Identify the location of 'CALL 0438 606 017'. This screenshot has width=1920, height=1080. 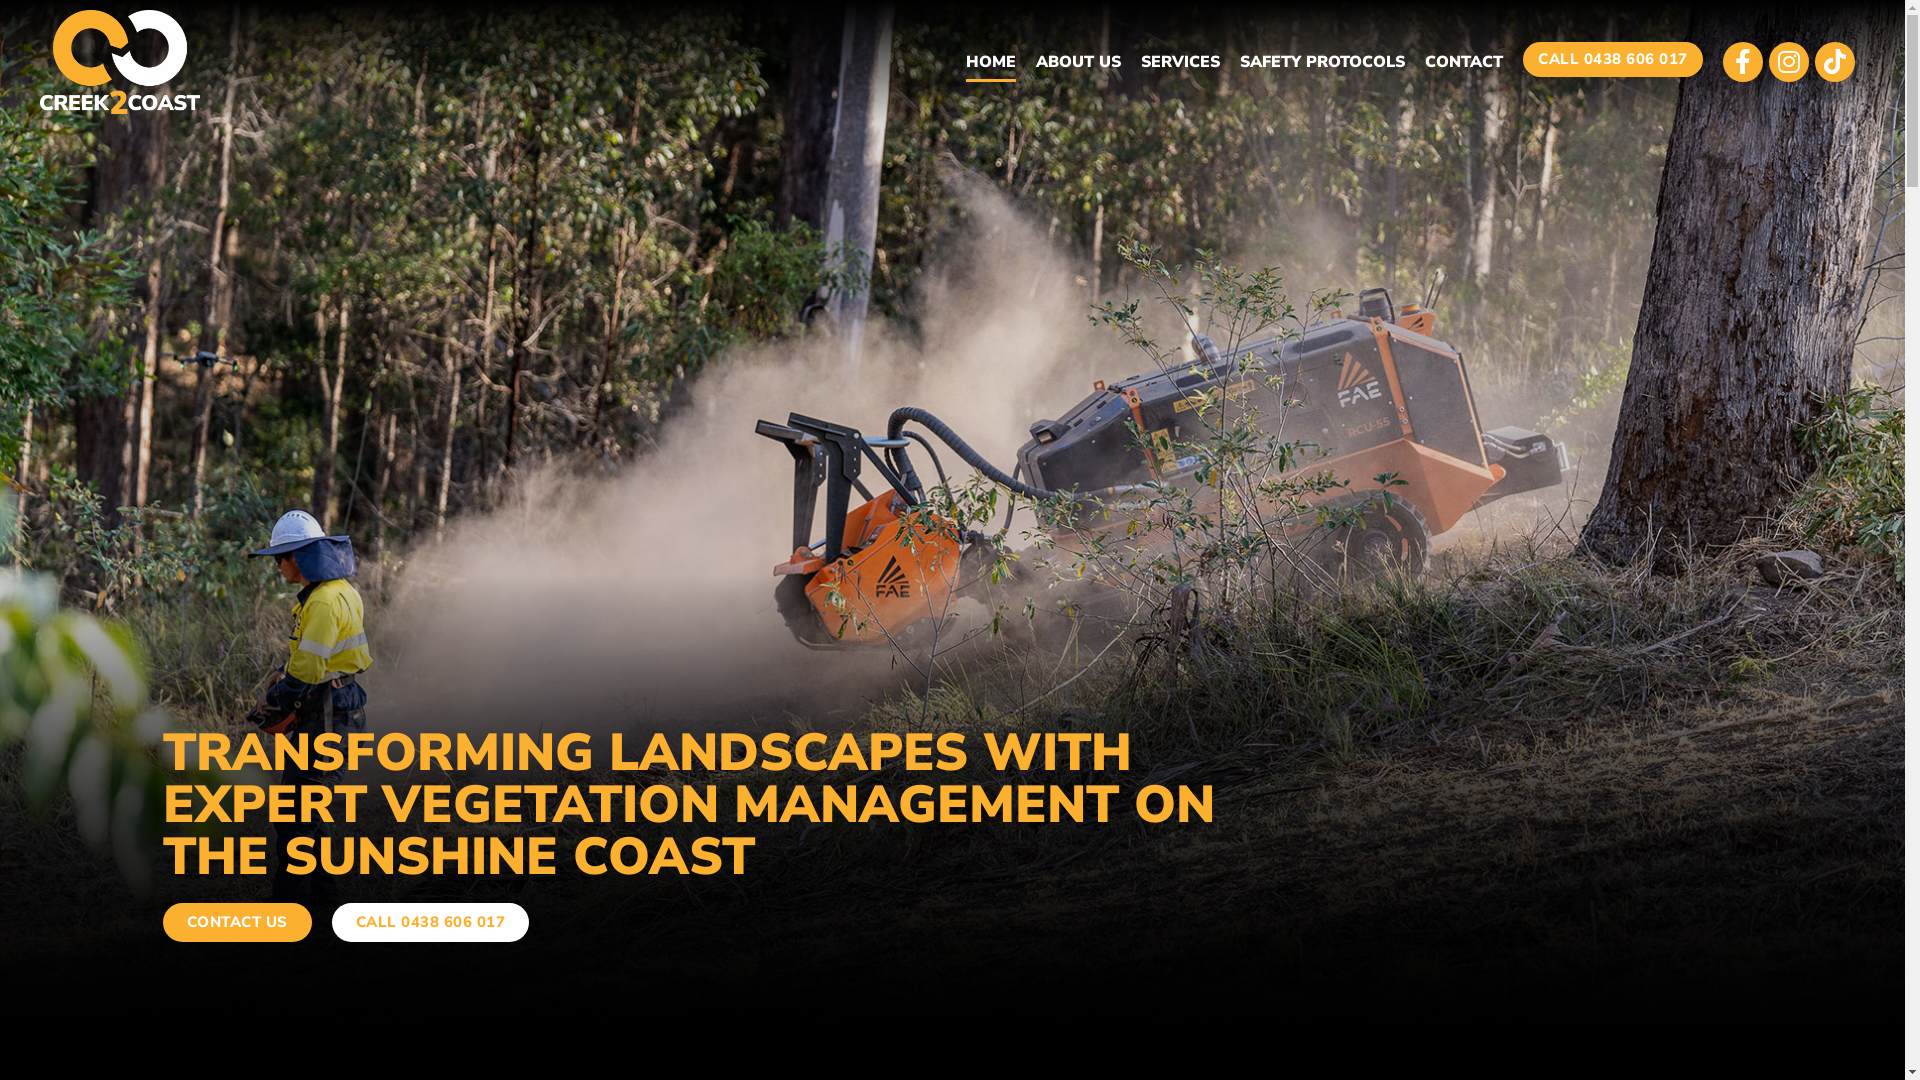
(1612, 58).